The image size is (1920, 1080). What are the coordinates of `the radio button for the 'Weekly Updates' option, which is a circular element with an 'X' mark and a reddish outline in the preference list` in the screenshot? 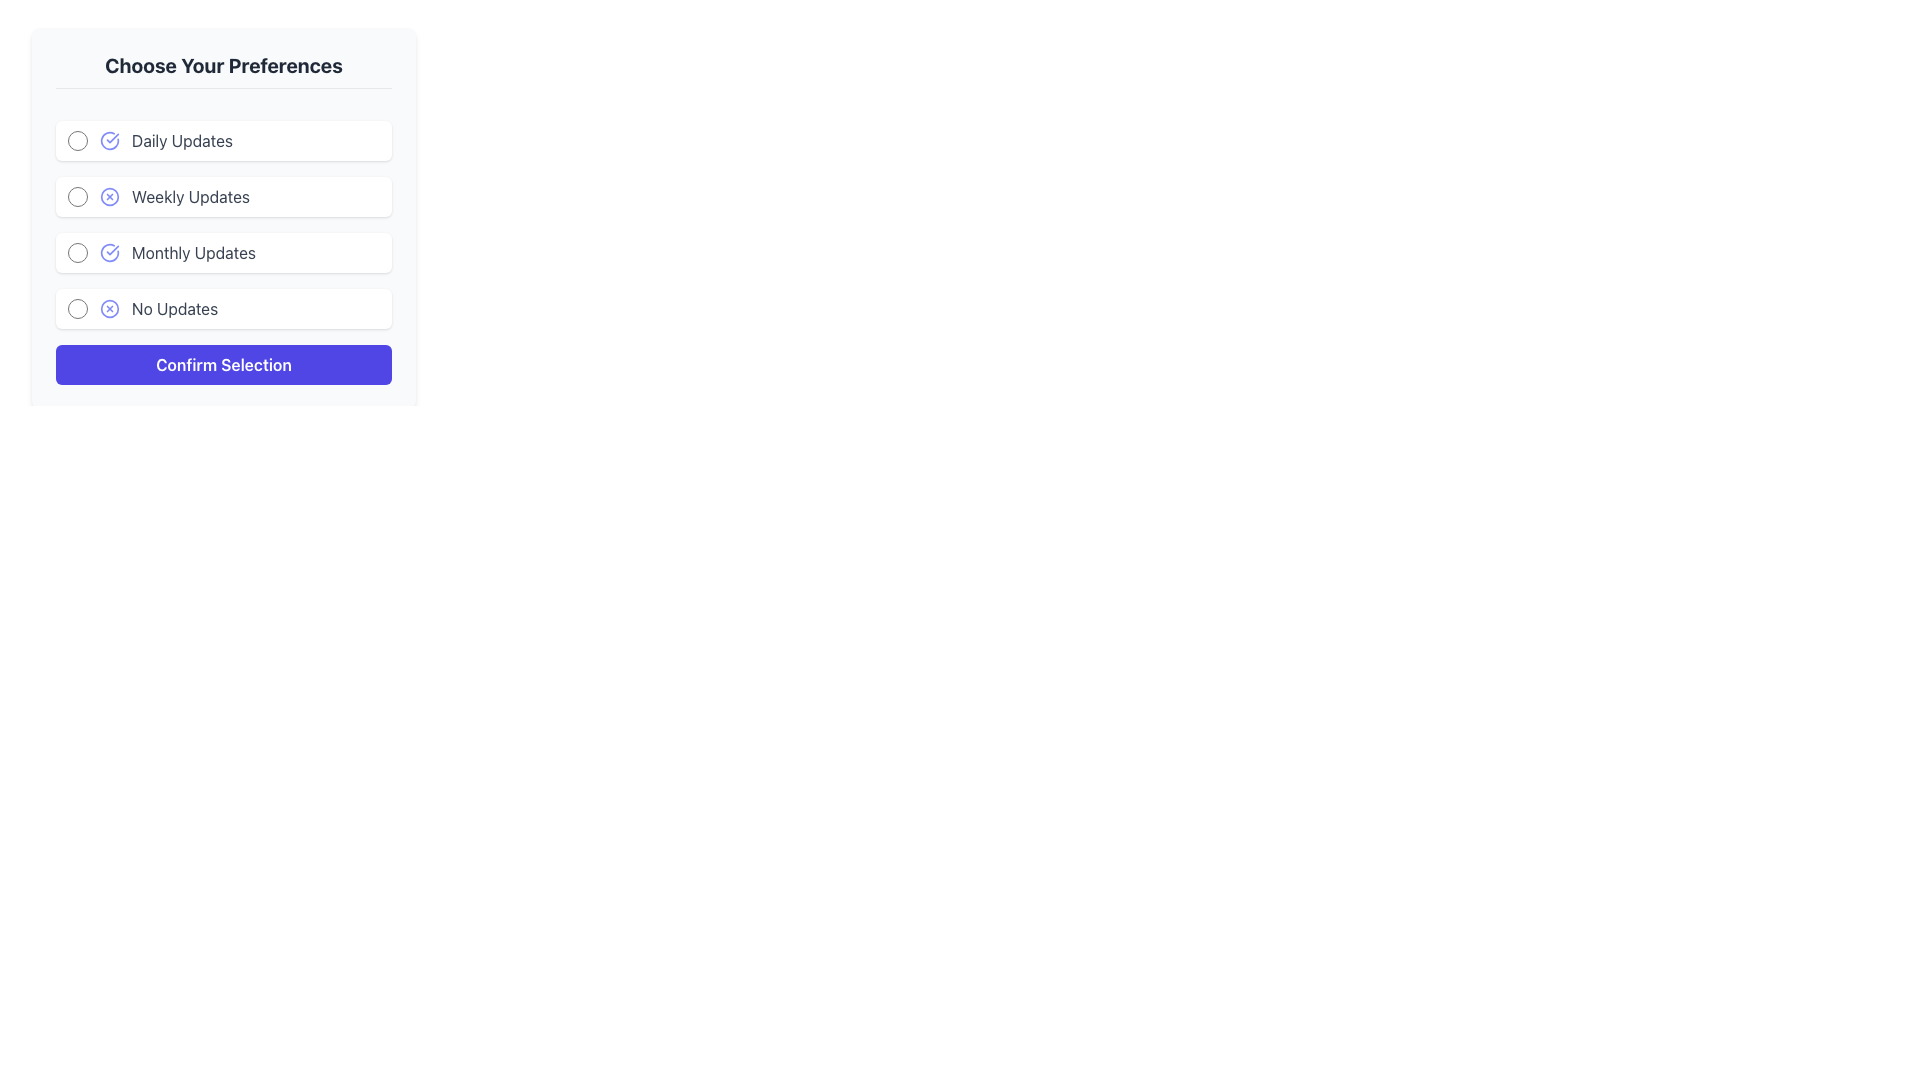 It's located at (109, 196).